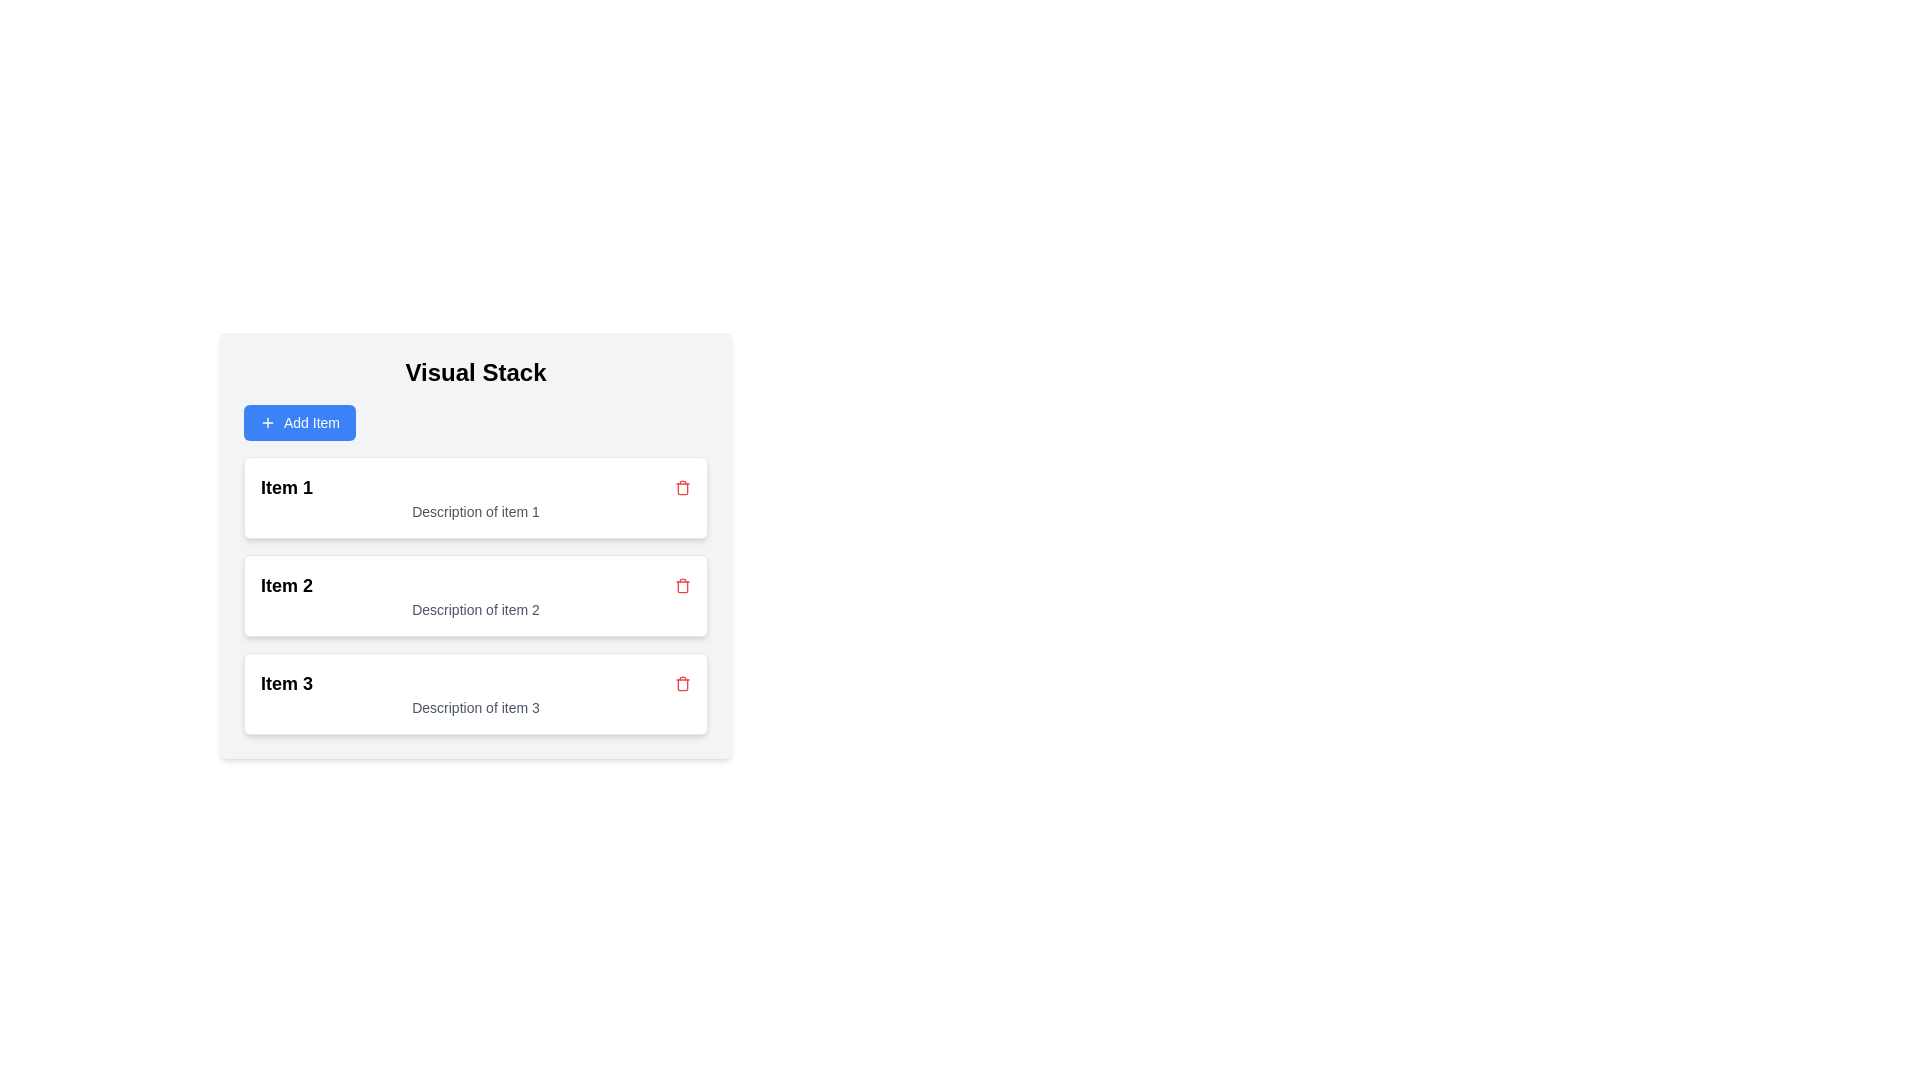 The width and height of the screenshot is (1920, 1080). I want to click on the SVG icon featuring a plus sign, which is located within the blue 'Add Item' button at the top-left of the interface, directly to the left of the button's text, so click(267, 422).